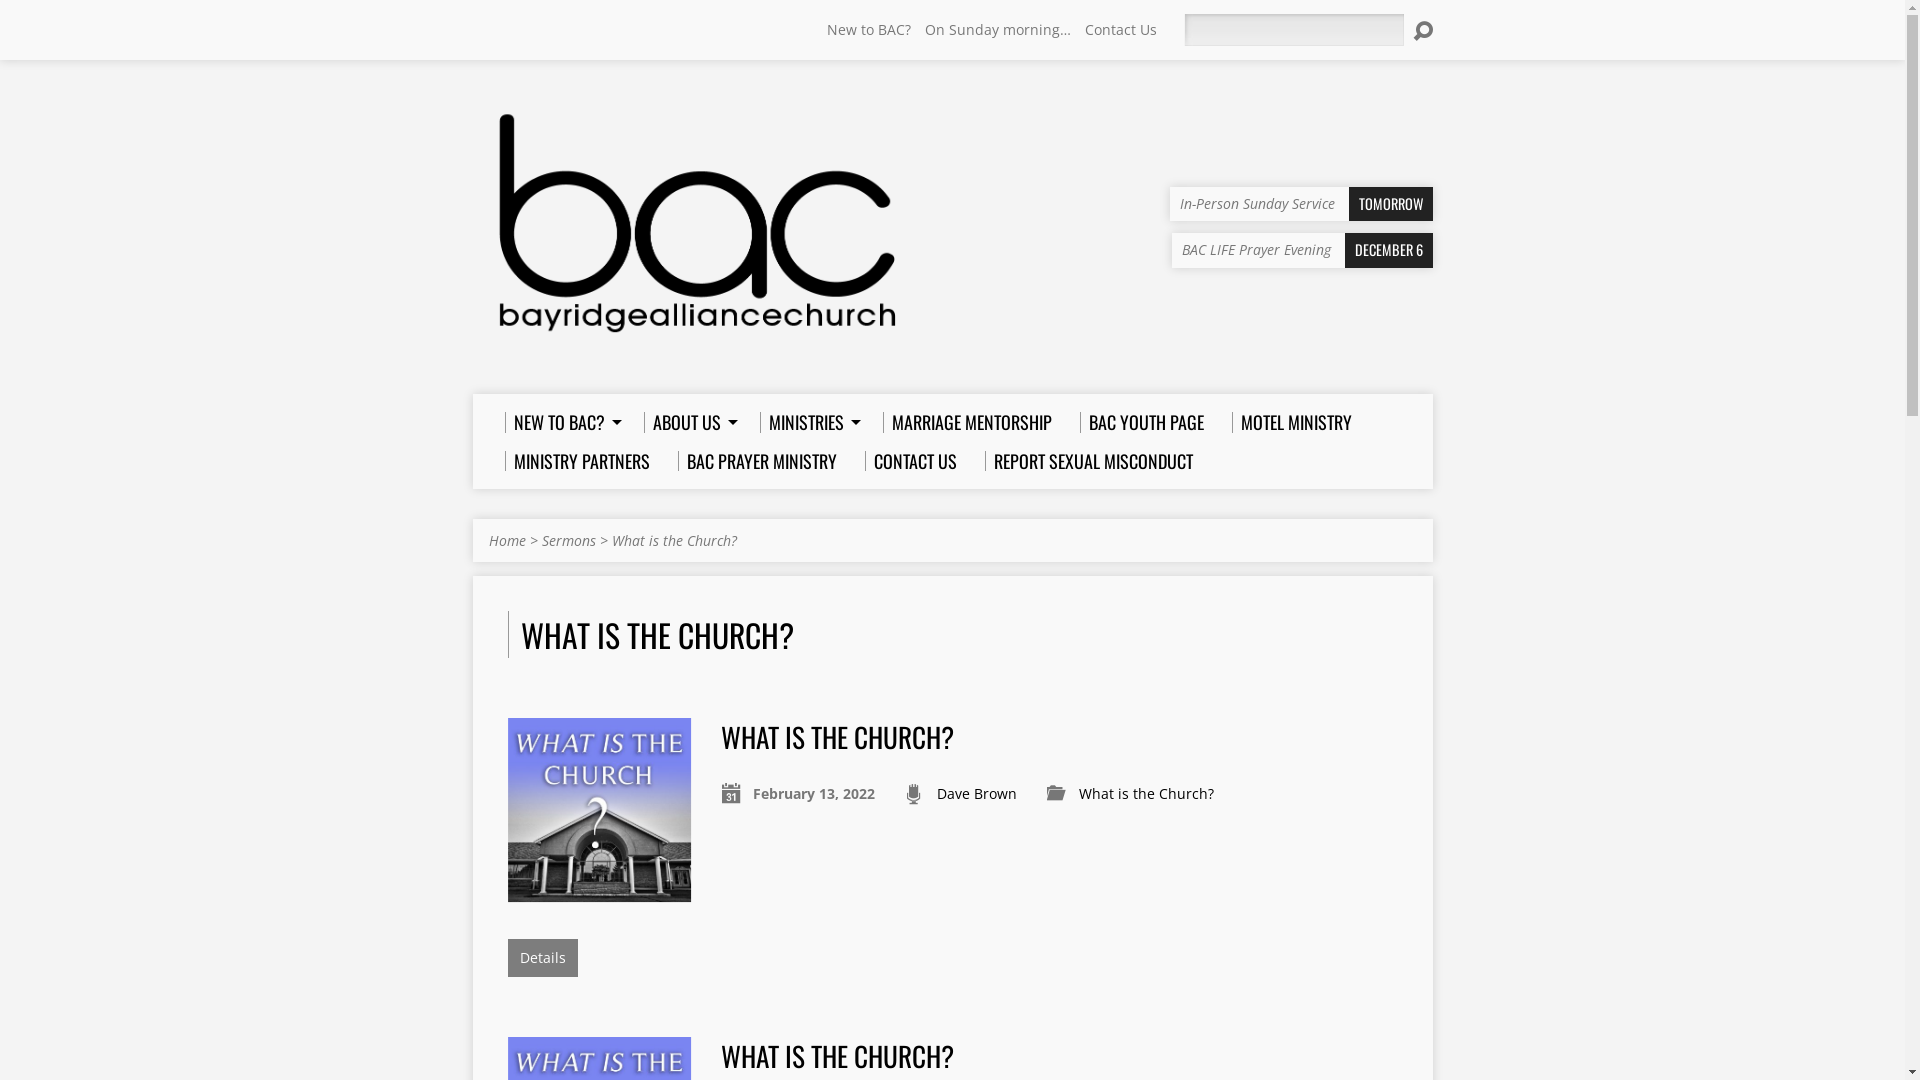 This screenshot has width=1920, height=1080. Describe the element at coordinates (1291, 420) in the screenshot. I see `'MOTEL MINISTRY'` at that location.